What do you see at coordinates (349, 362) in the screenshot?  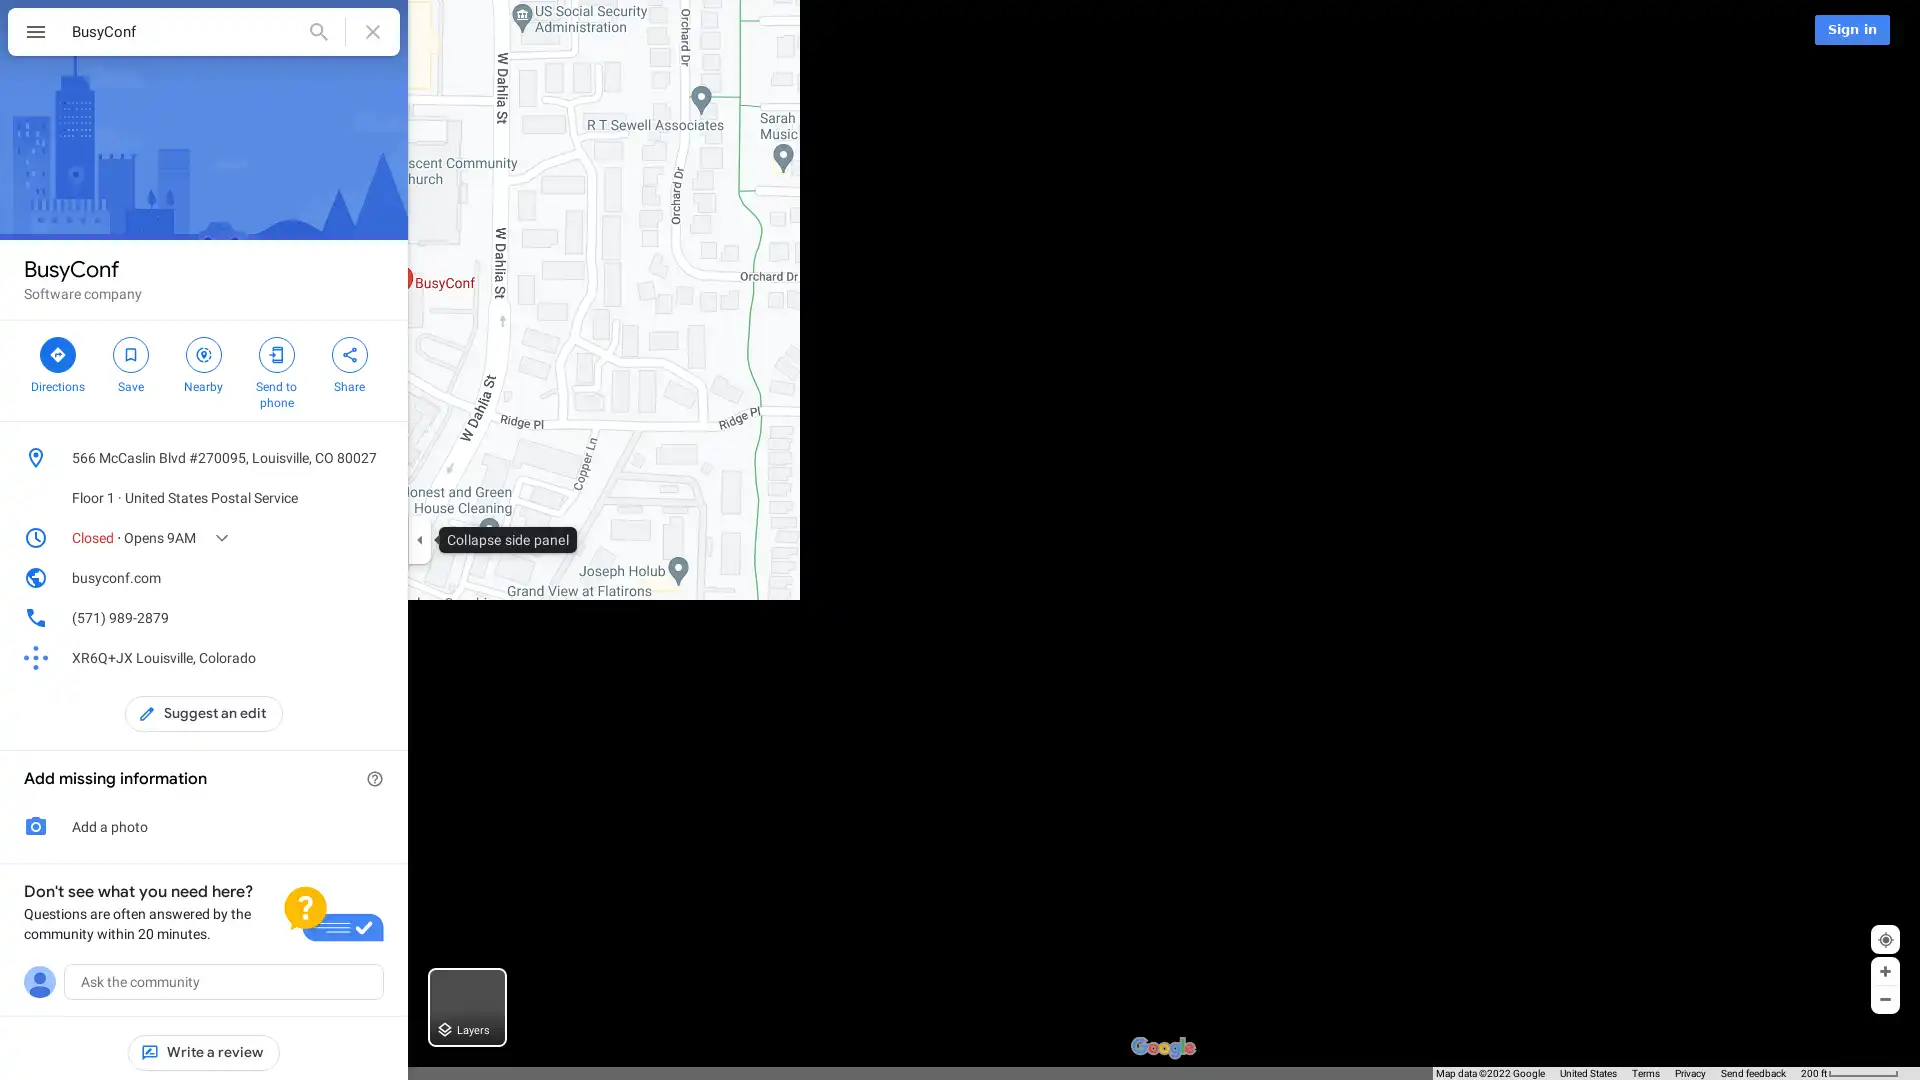 I see `Share BusyConf` at bounding box center [349, 362].